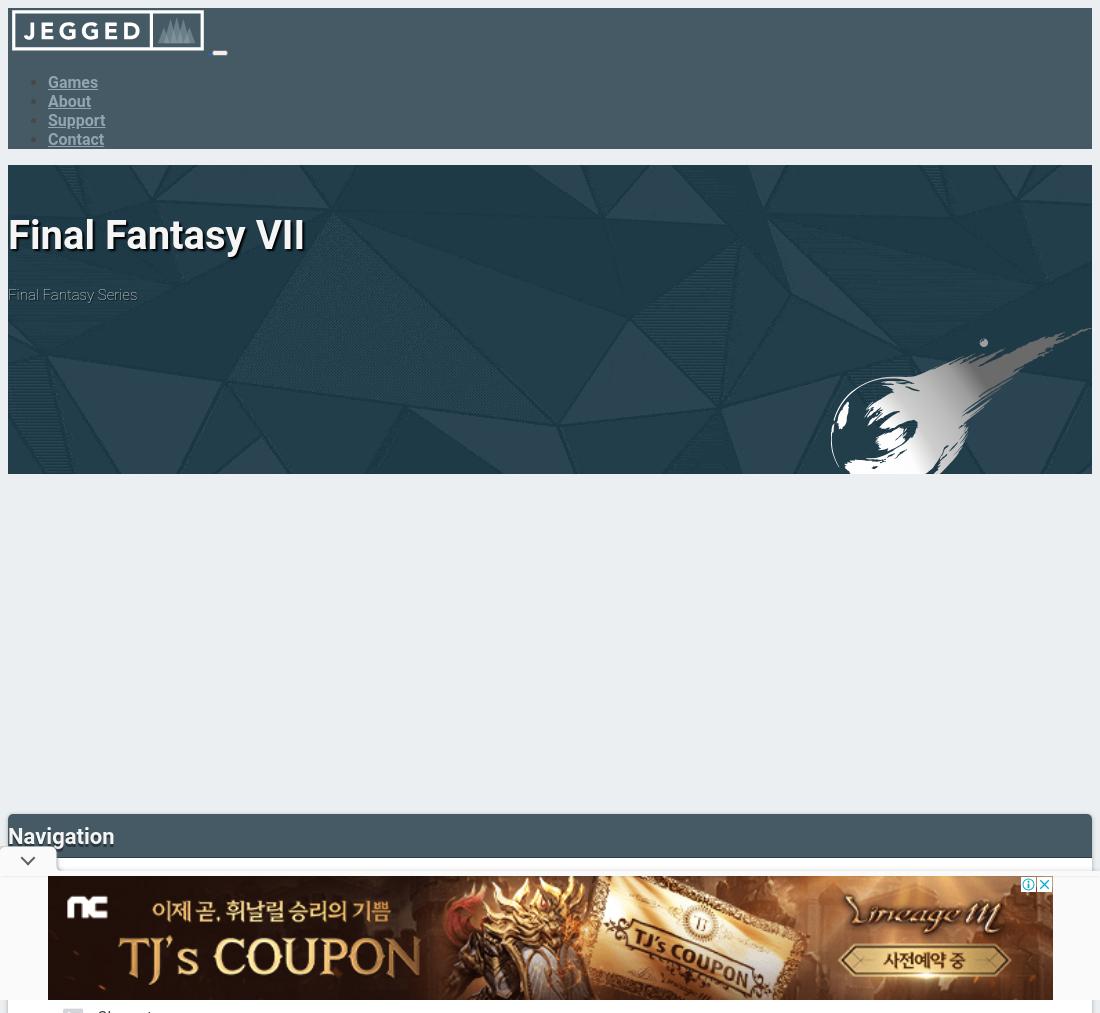  Describe the element at coordinates (46, 81) in the screenshot. I see `'Games'` at that location.